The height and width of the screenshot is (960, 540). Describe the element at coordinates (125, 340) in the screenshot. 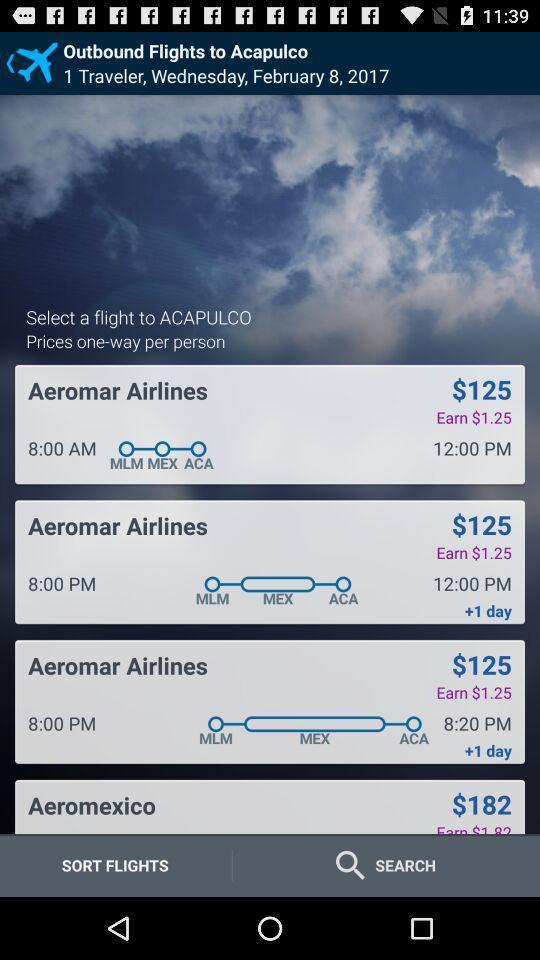

I see `the app above the aeromar airlines app` at that location.